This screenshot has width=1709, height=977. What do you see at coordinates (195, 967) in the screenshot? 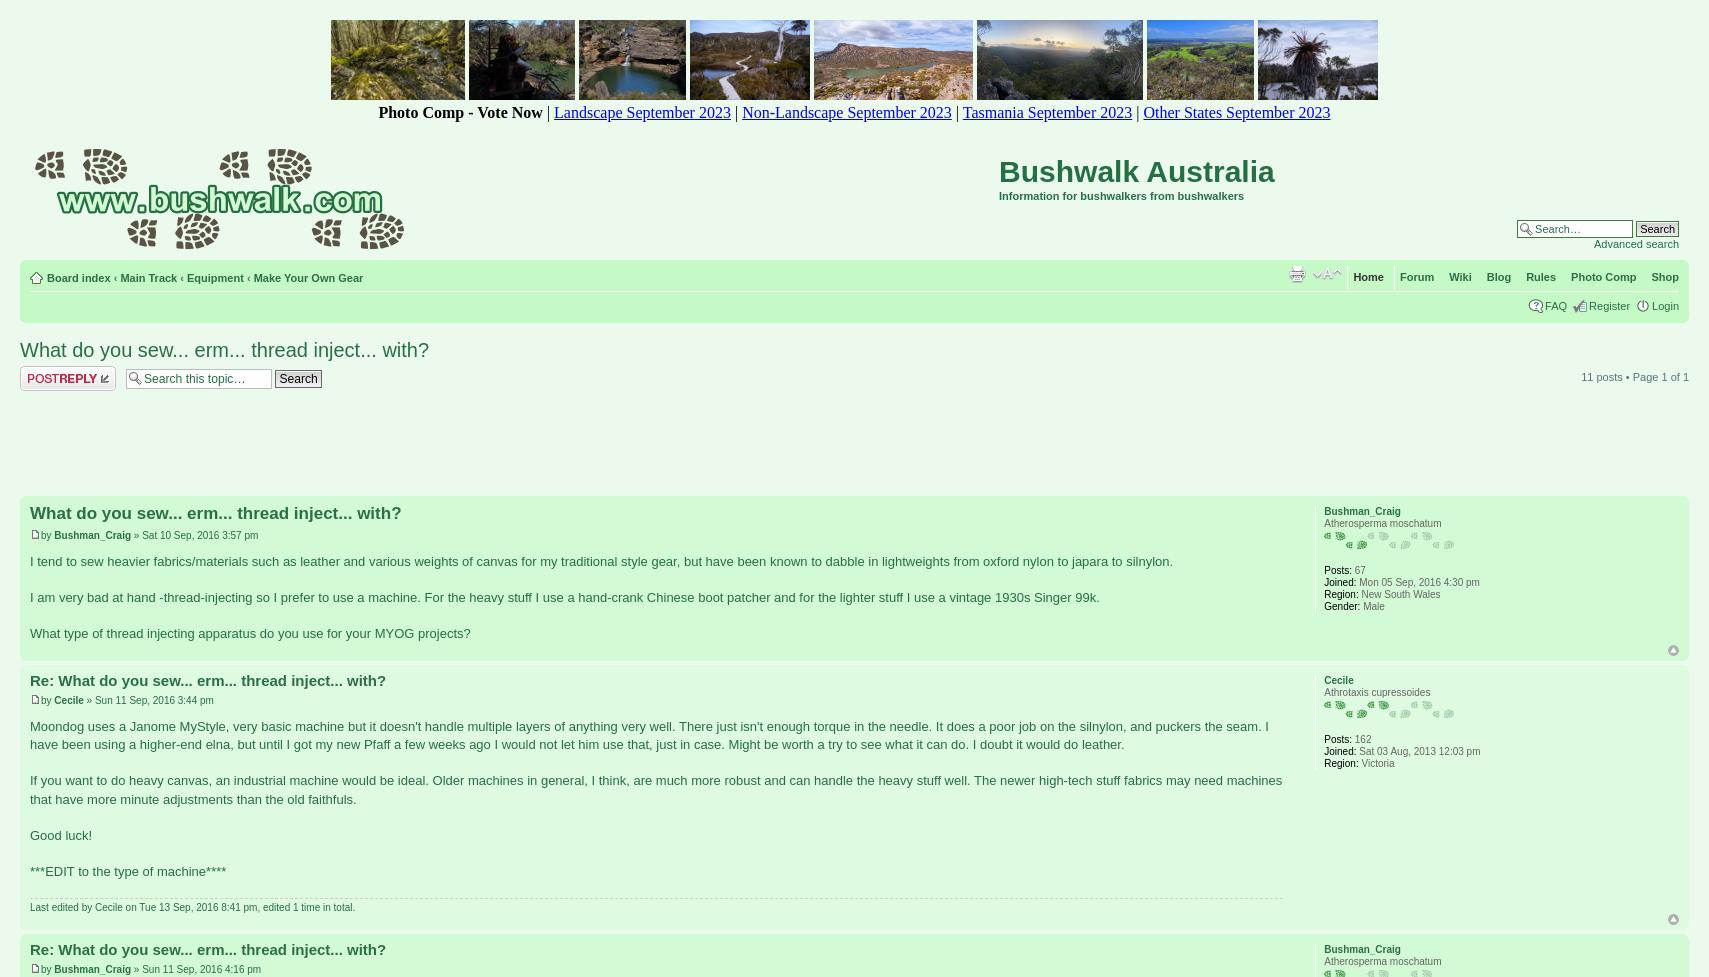
I see `'» Sun 11 Sep, 2016 4:16 pm'` at bounding box center [195, 967].